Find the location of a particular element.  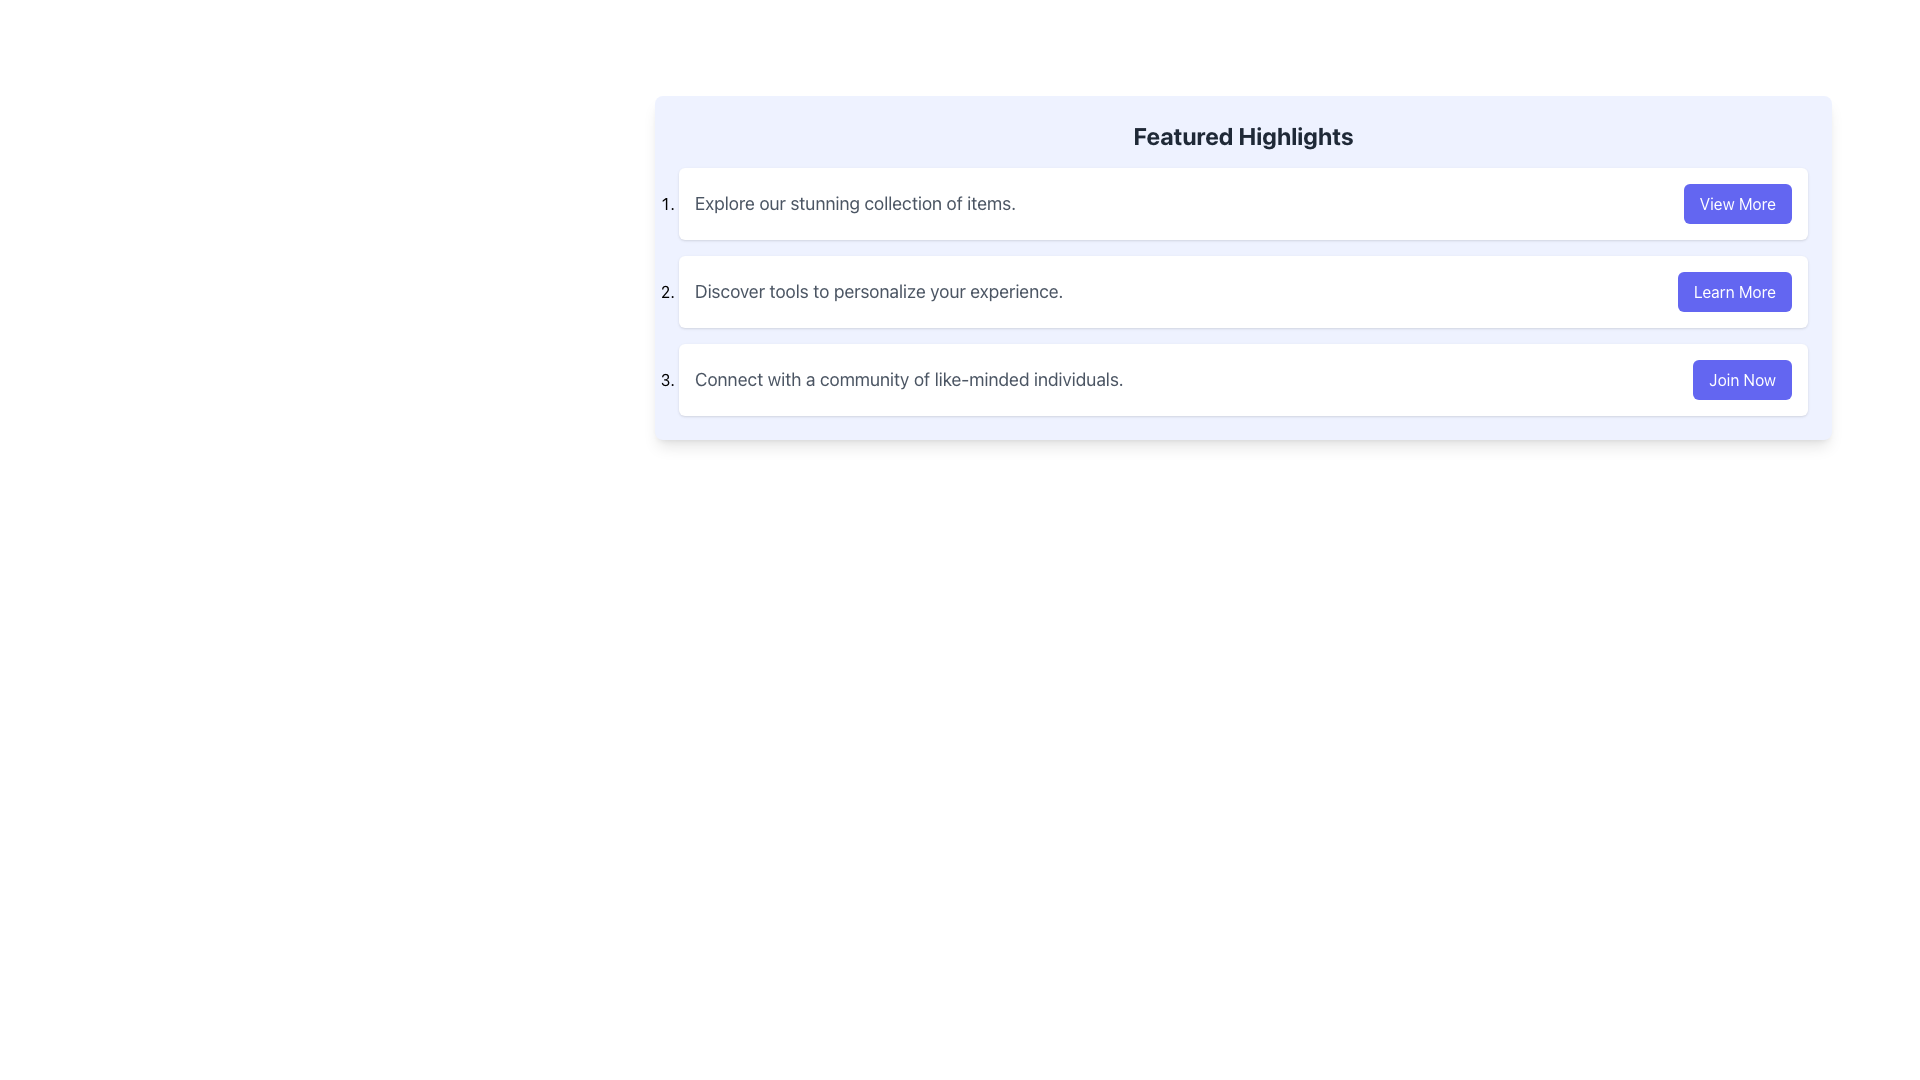

the 'Join Now' button located on the far right of the third row in the vertical list of highlighted features, adjacent to the text 'Connect with a community of like-minded individuals.' is located at coordinates (1741, 380).